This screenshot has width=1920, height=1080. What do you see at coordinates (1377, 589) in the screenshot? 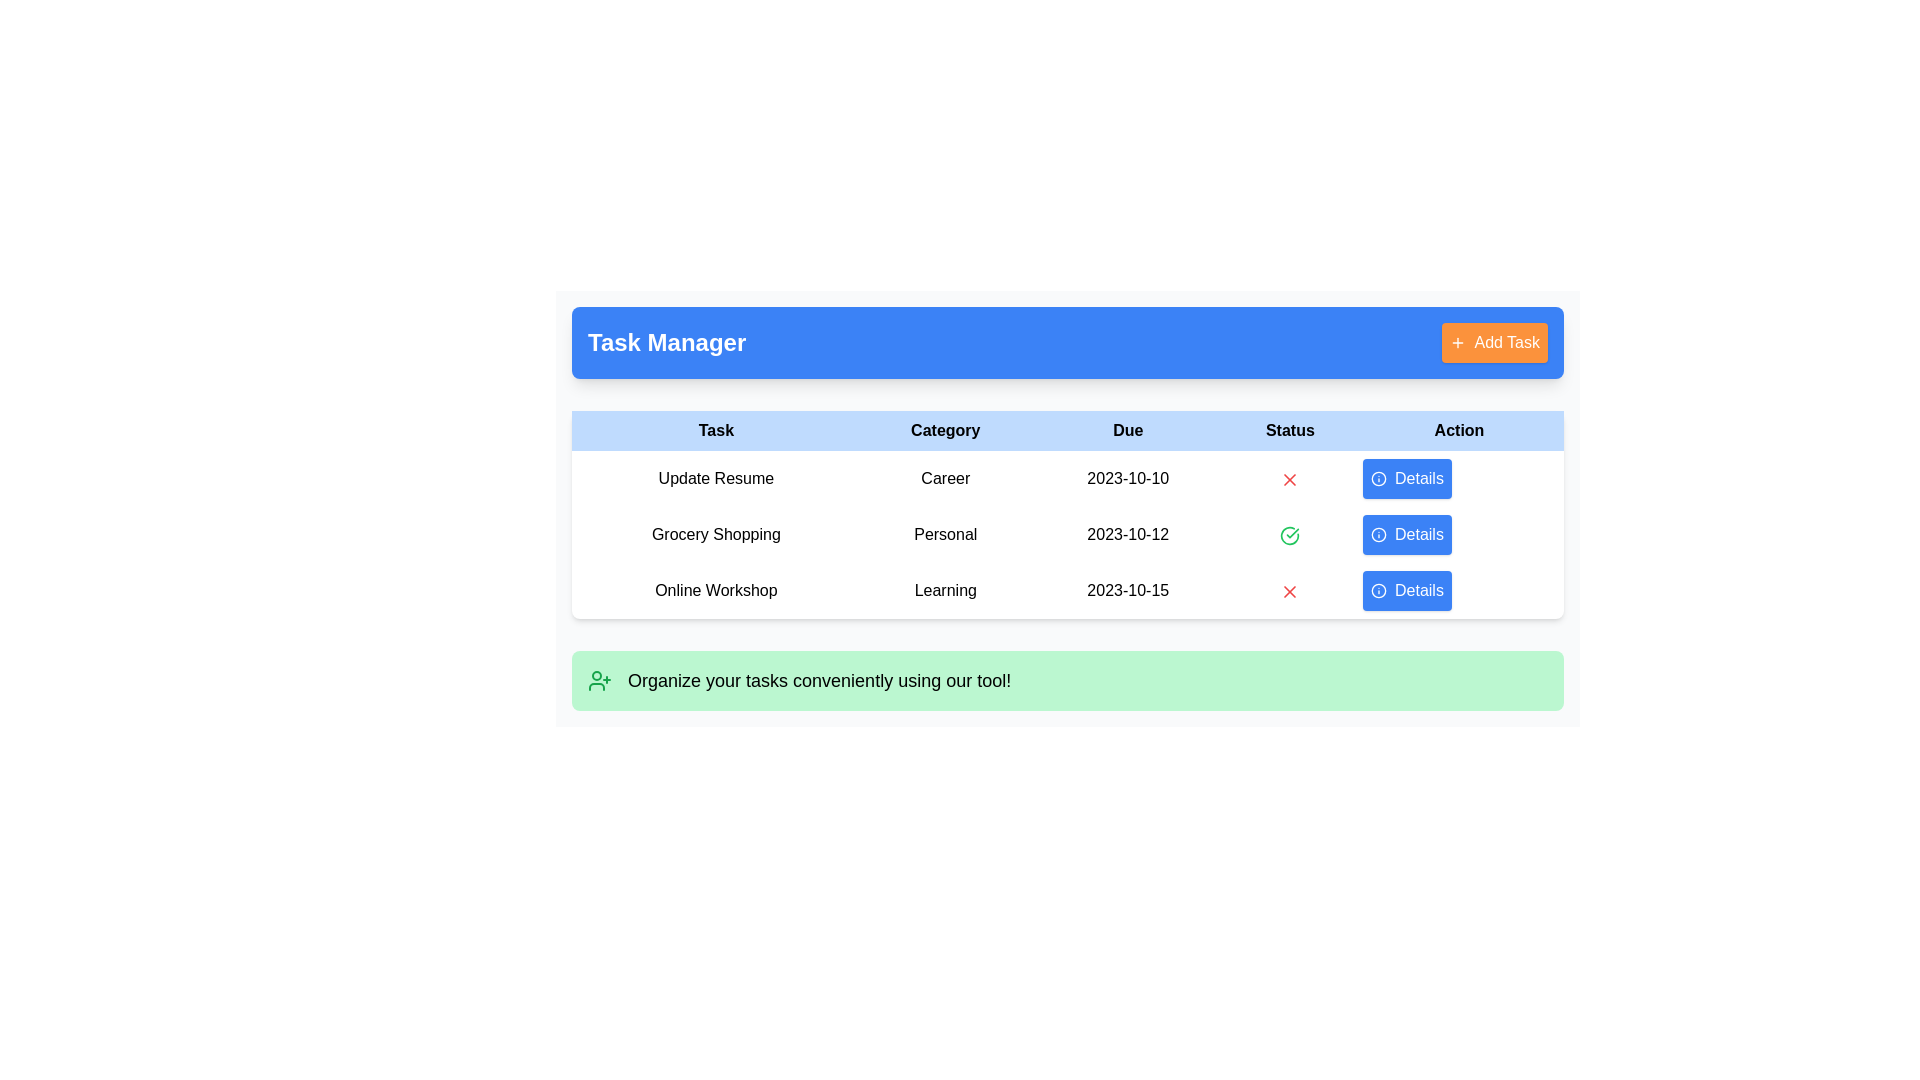
I see `the circular information icon with a white 'i' on a blue background located within the 'Details' button in the 'Action' column of the third row` at bounding box center [1377, 589].